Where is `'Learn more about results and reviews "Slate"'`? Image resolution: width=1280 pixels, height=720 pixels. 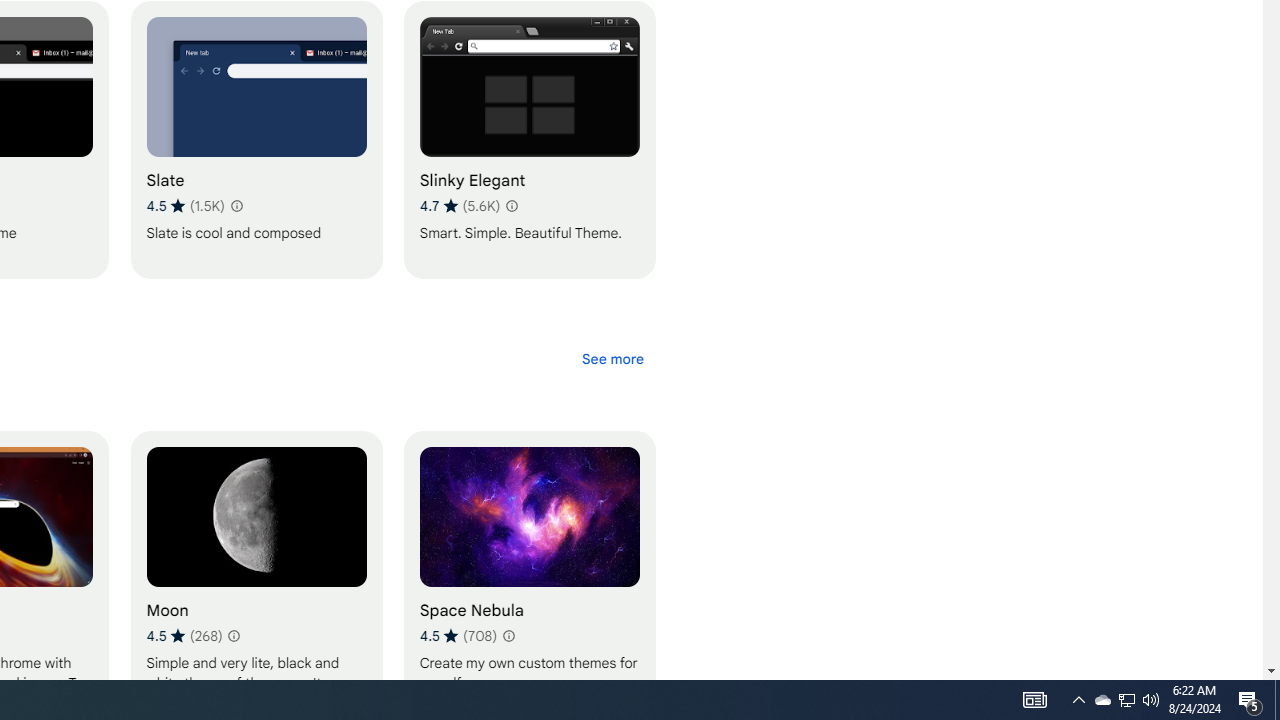 'Learn more about results and reviews "Slate"' is located at coordinates (236, 205).